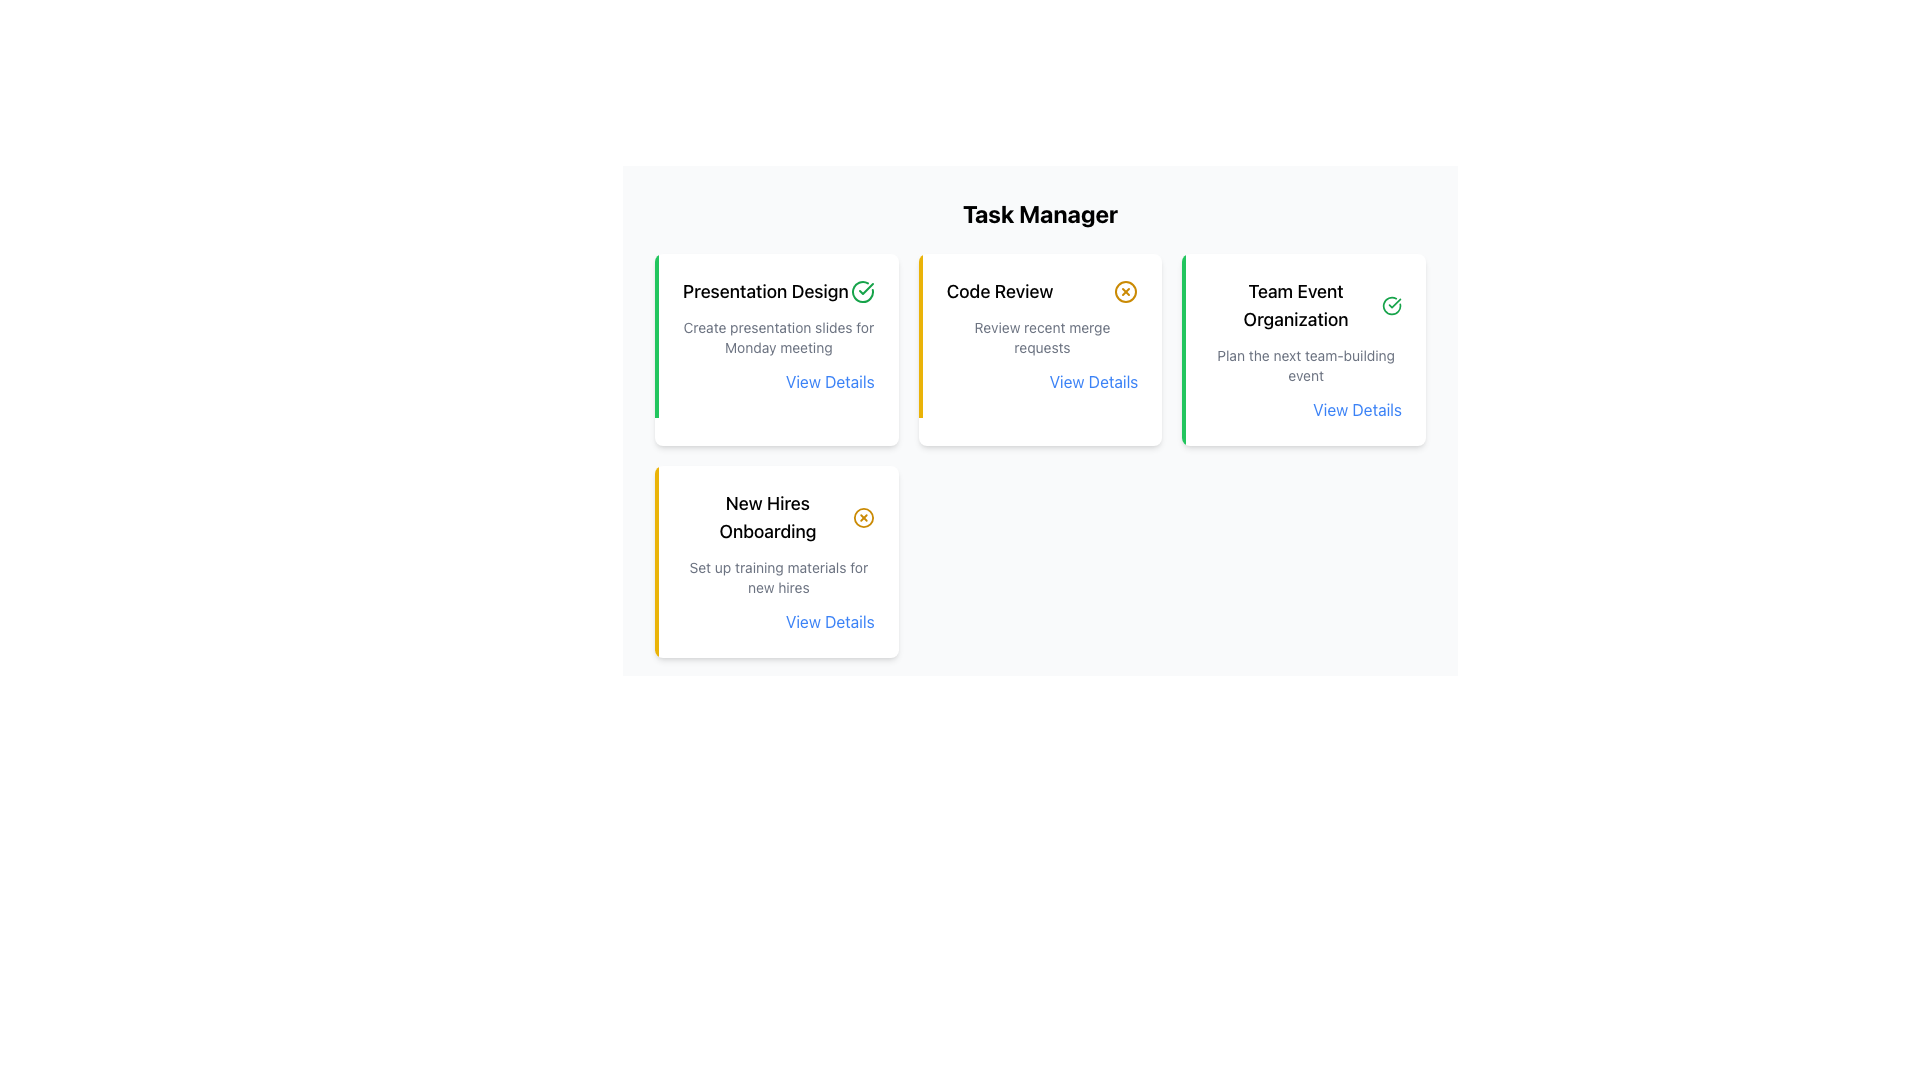 The image size is (1920, 1080). Describe the element at coordinates (1040, 213) in the screenshot. I see `the header text element located at the top central area of the task management interface, which provides context for the content below` at that location.